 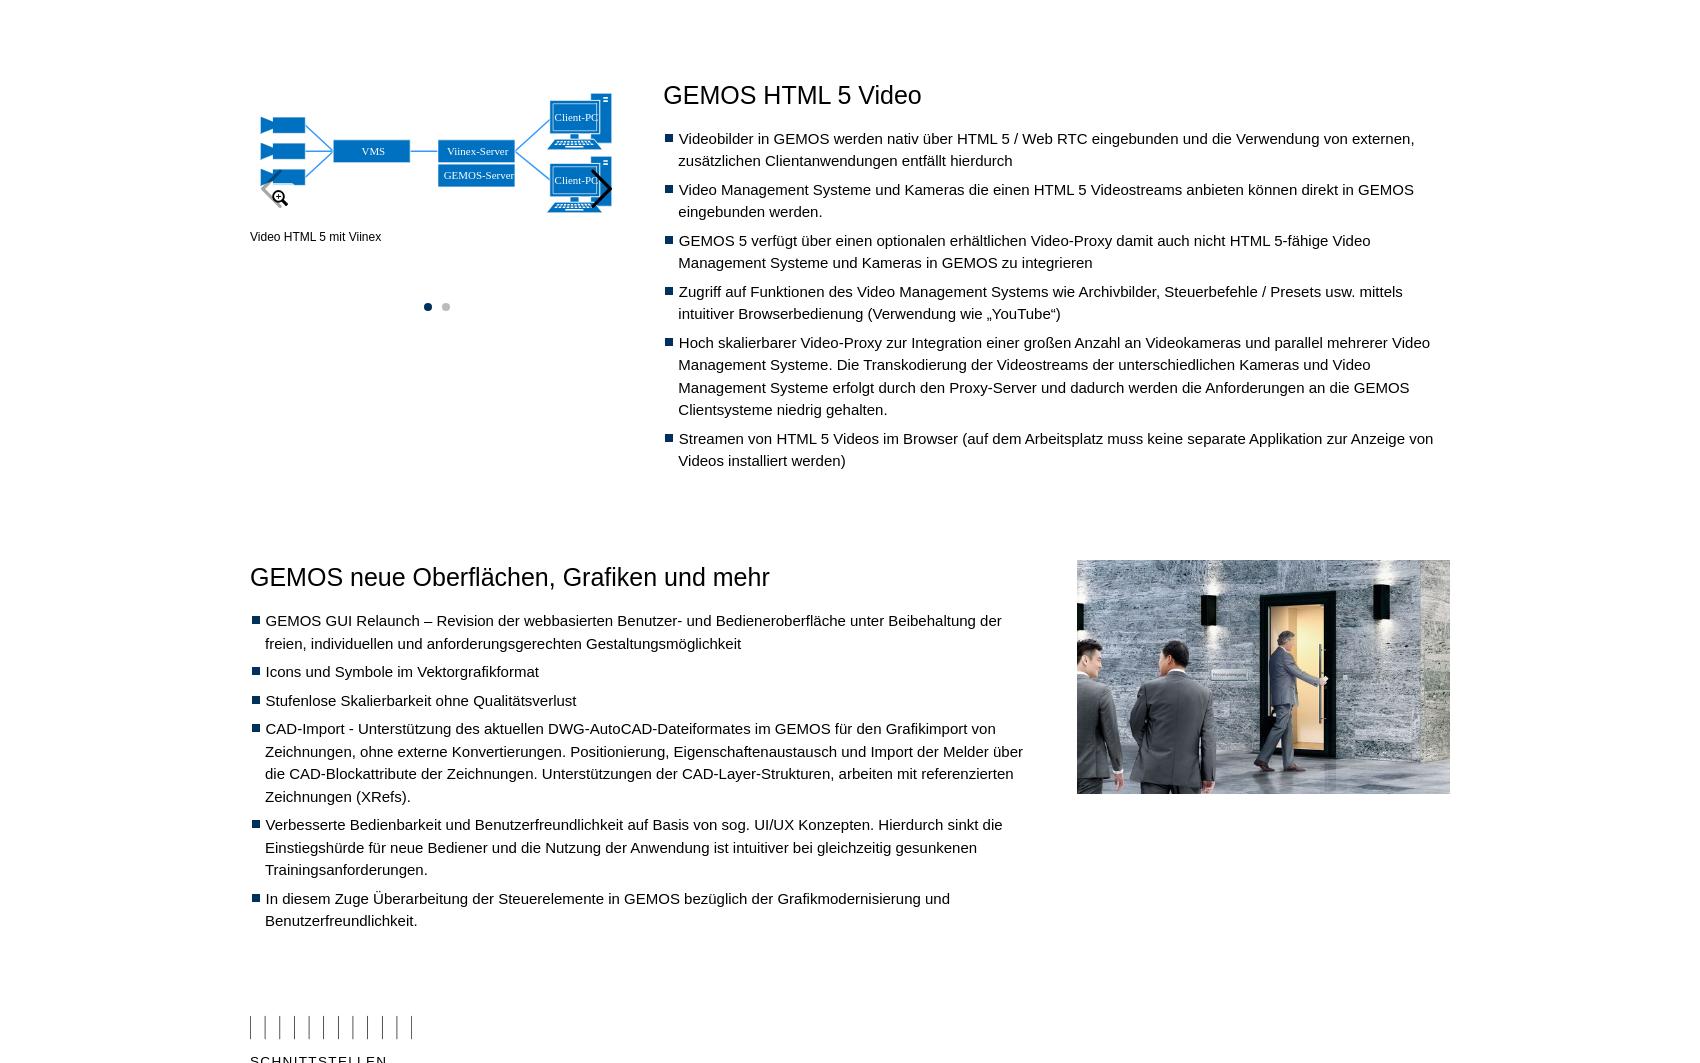 I want to click on 'Verbesserte Bedienbarkeit und Benutzerfreundlichkeit auf Basis von sog. UI/UX Konzepten. Hierdurch sinkt die Einstiegshürde für neue Bediener und die Nutzung der Anwendung ist intuitiver bei gleichzeitig gesunkenen Trainingsanforderungen.', so click(x=632, y=845).